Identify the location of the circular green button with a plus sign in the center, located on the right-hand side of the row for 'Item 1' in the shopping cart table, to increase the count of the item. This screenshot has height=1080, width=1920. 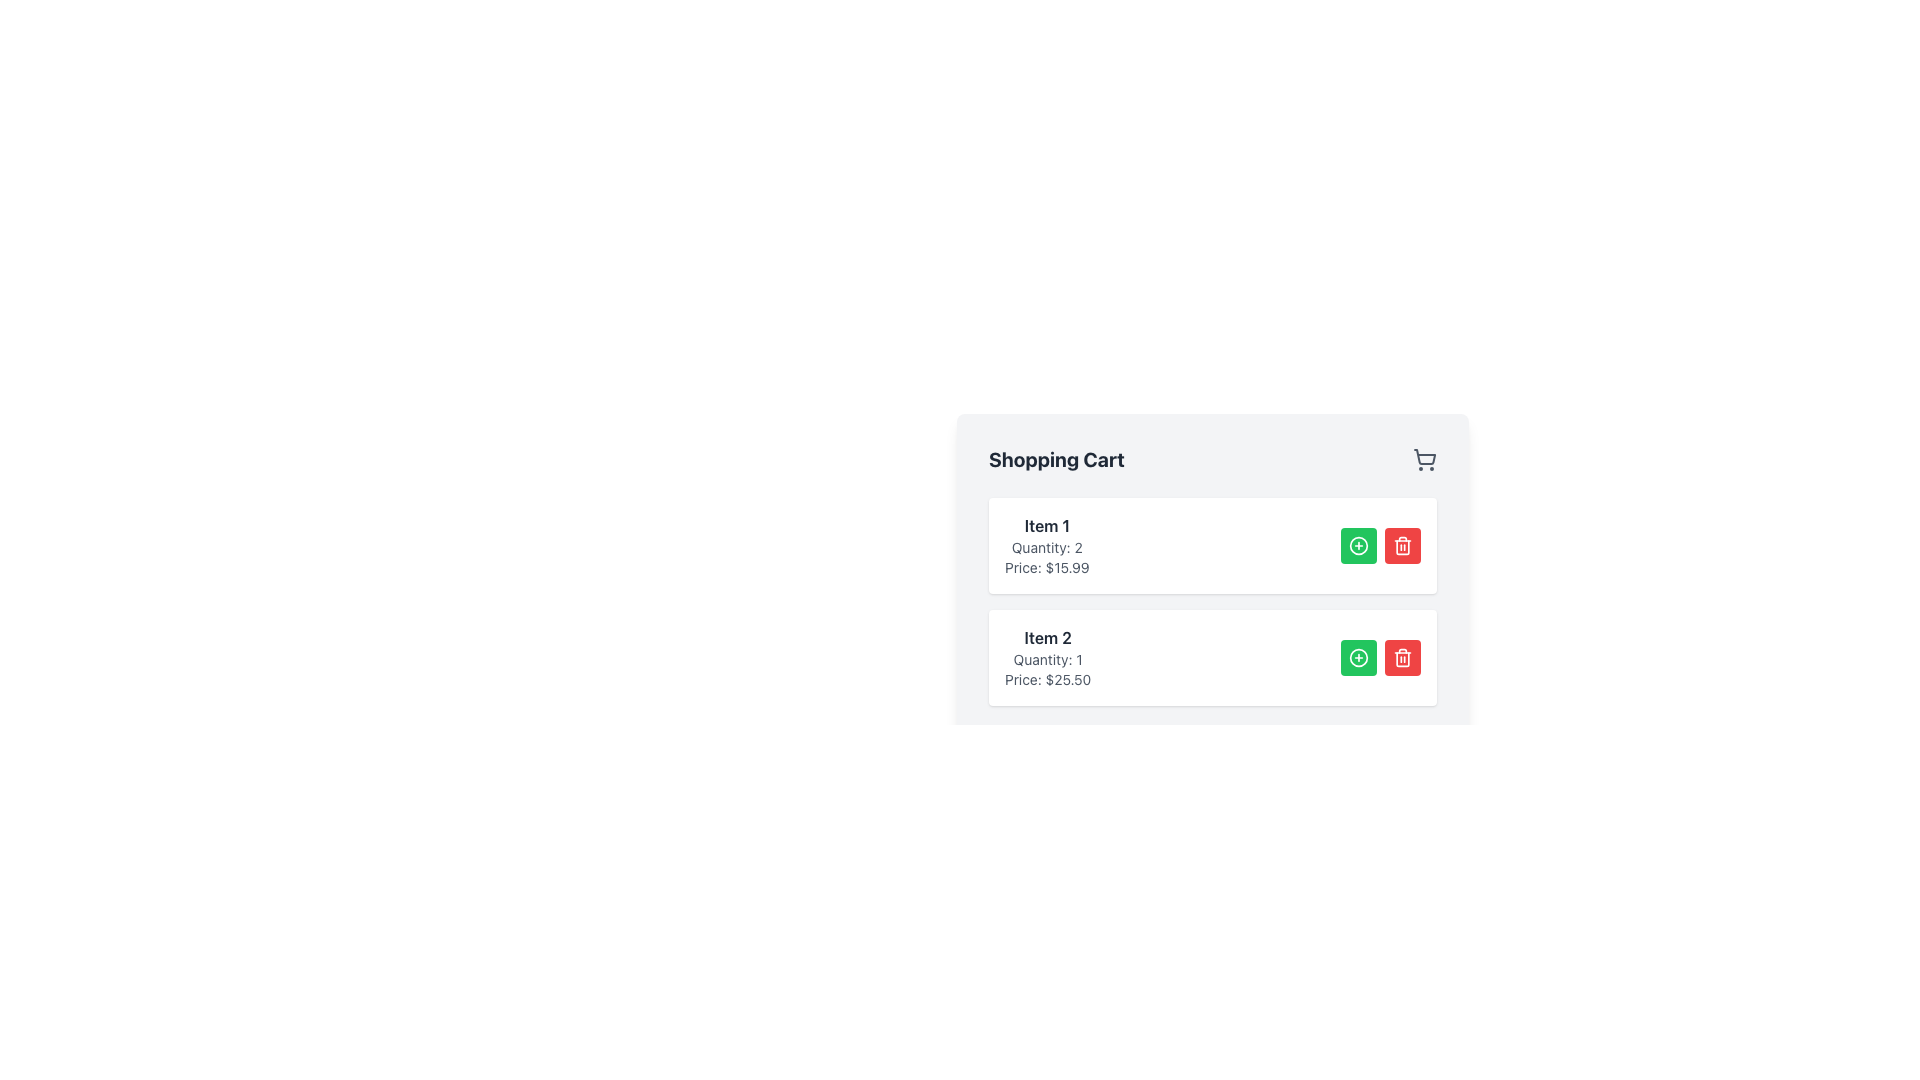
(1358, 546).